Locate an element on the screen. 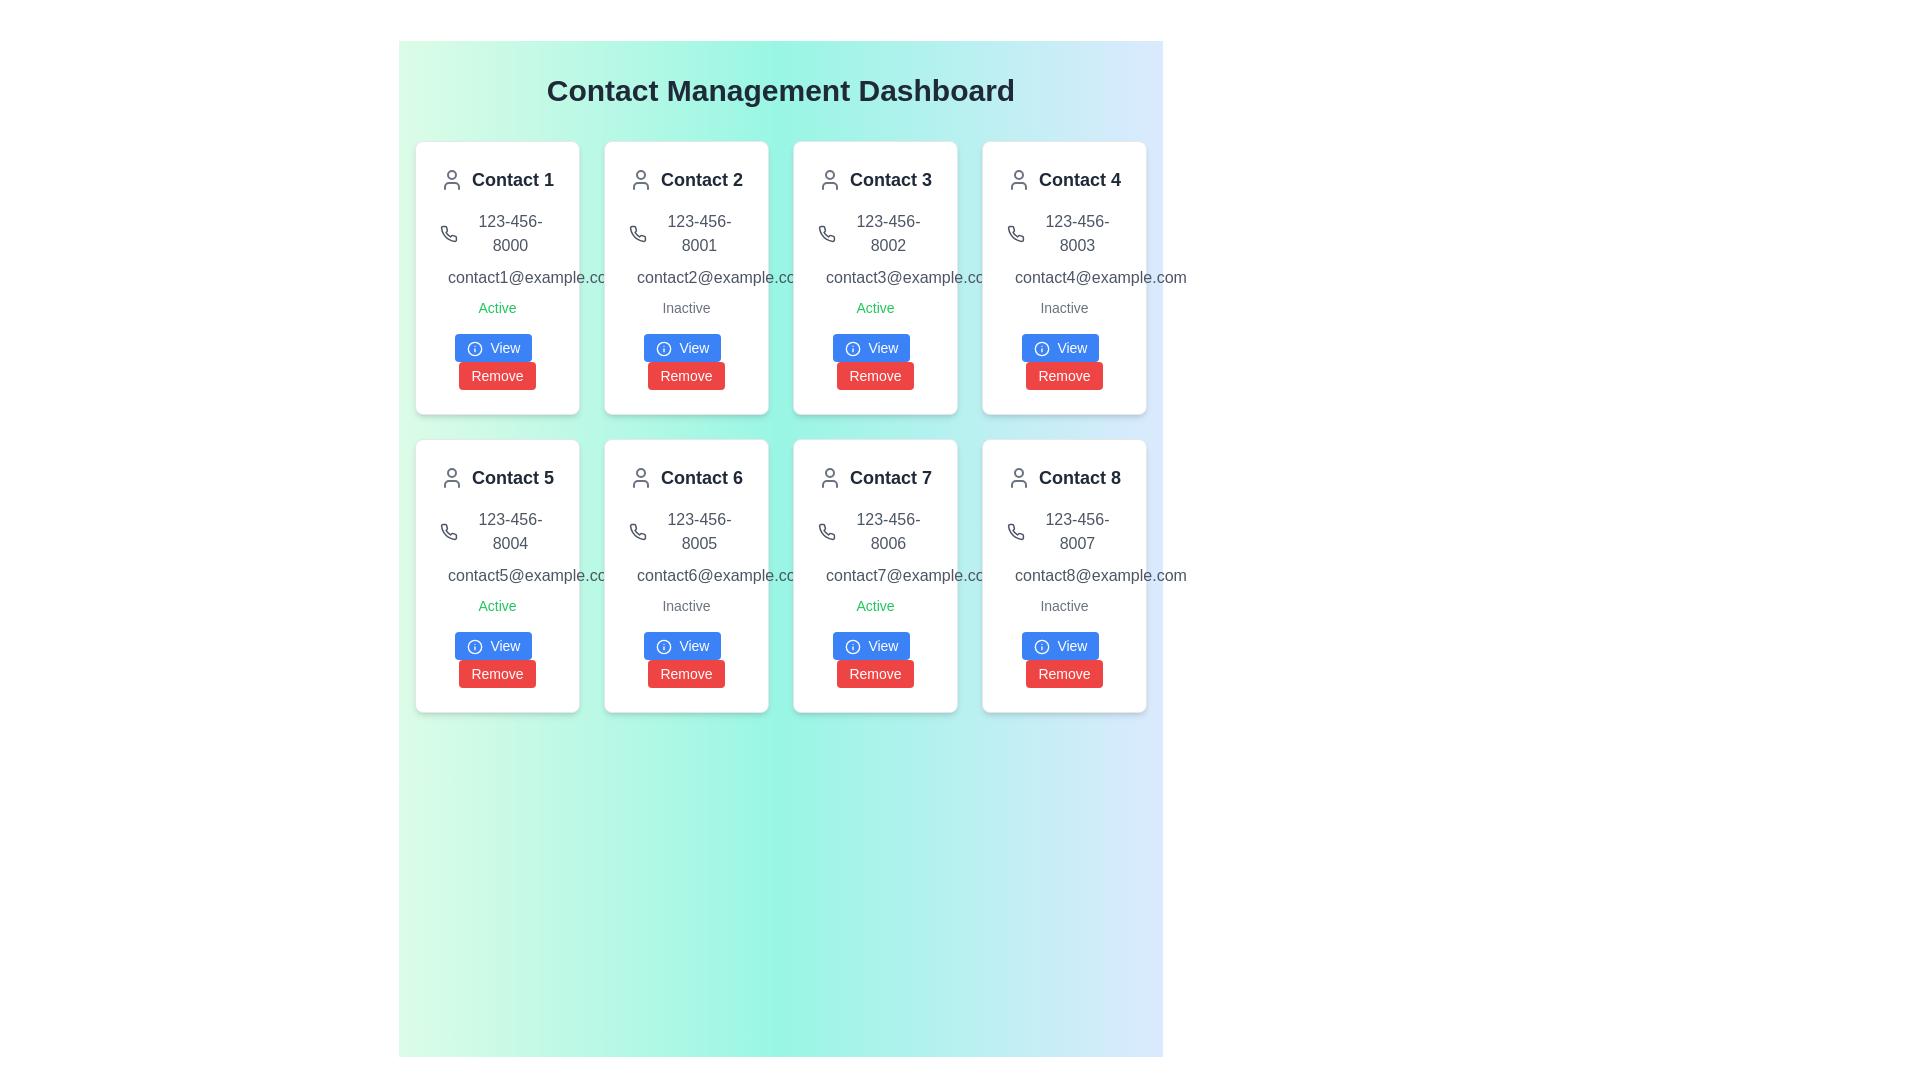 The height and width of the screenshot is (1080, 1920). the icon representing the contact's phone number for 'Contact 1', which is located just to the left of the phone number '123-456-8000' is located at coordinates (447, 233).